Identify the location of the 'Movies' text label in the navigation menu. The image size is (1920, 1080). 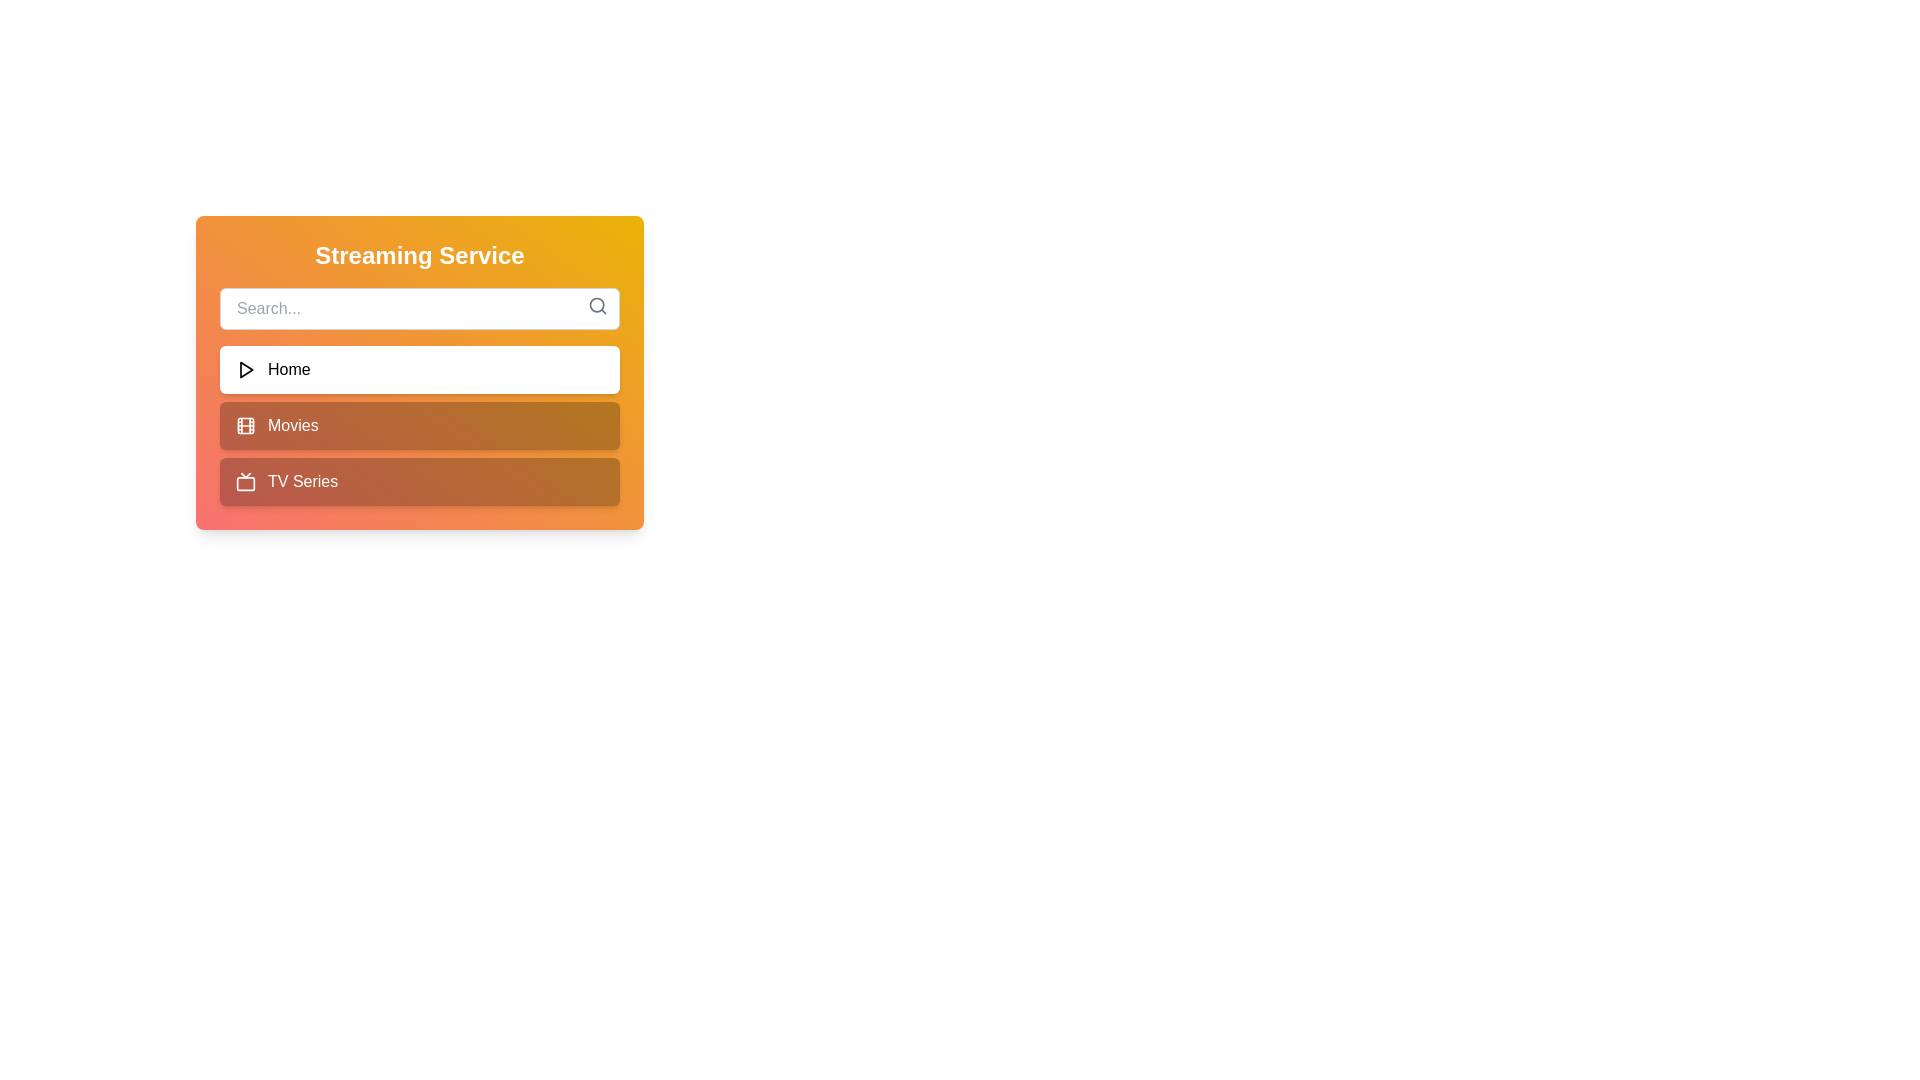
(292, 424).